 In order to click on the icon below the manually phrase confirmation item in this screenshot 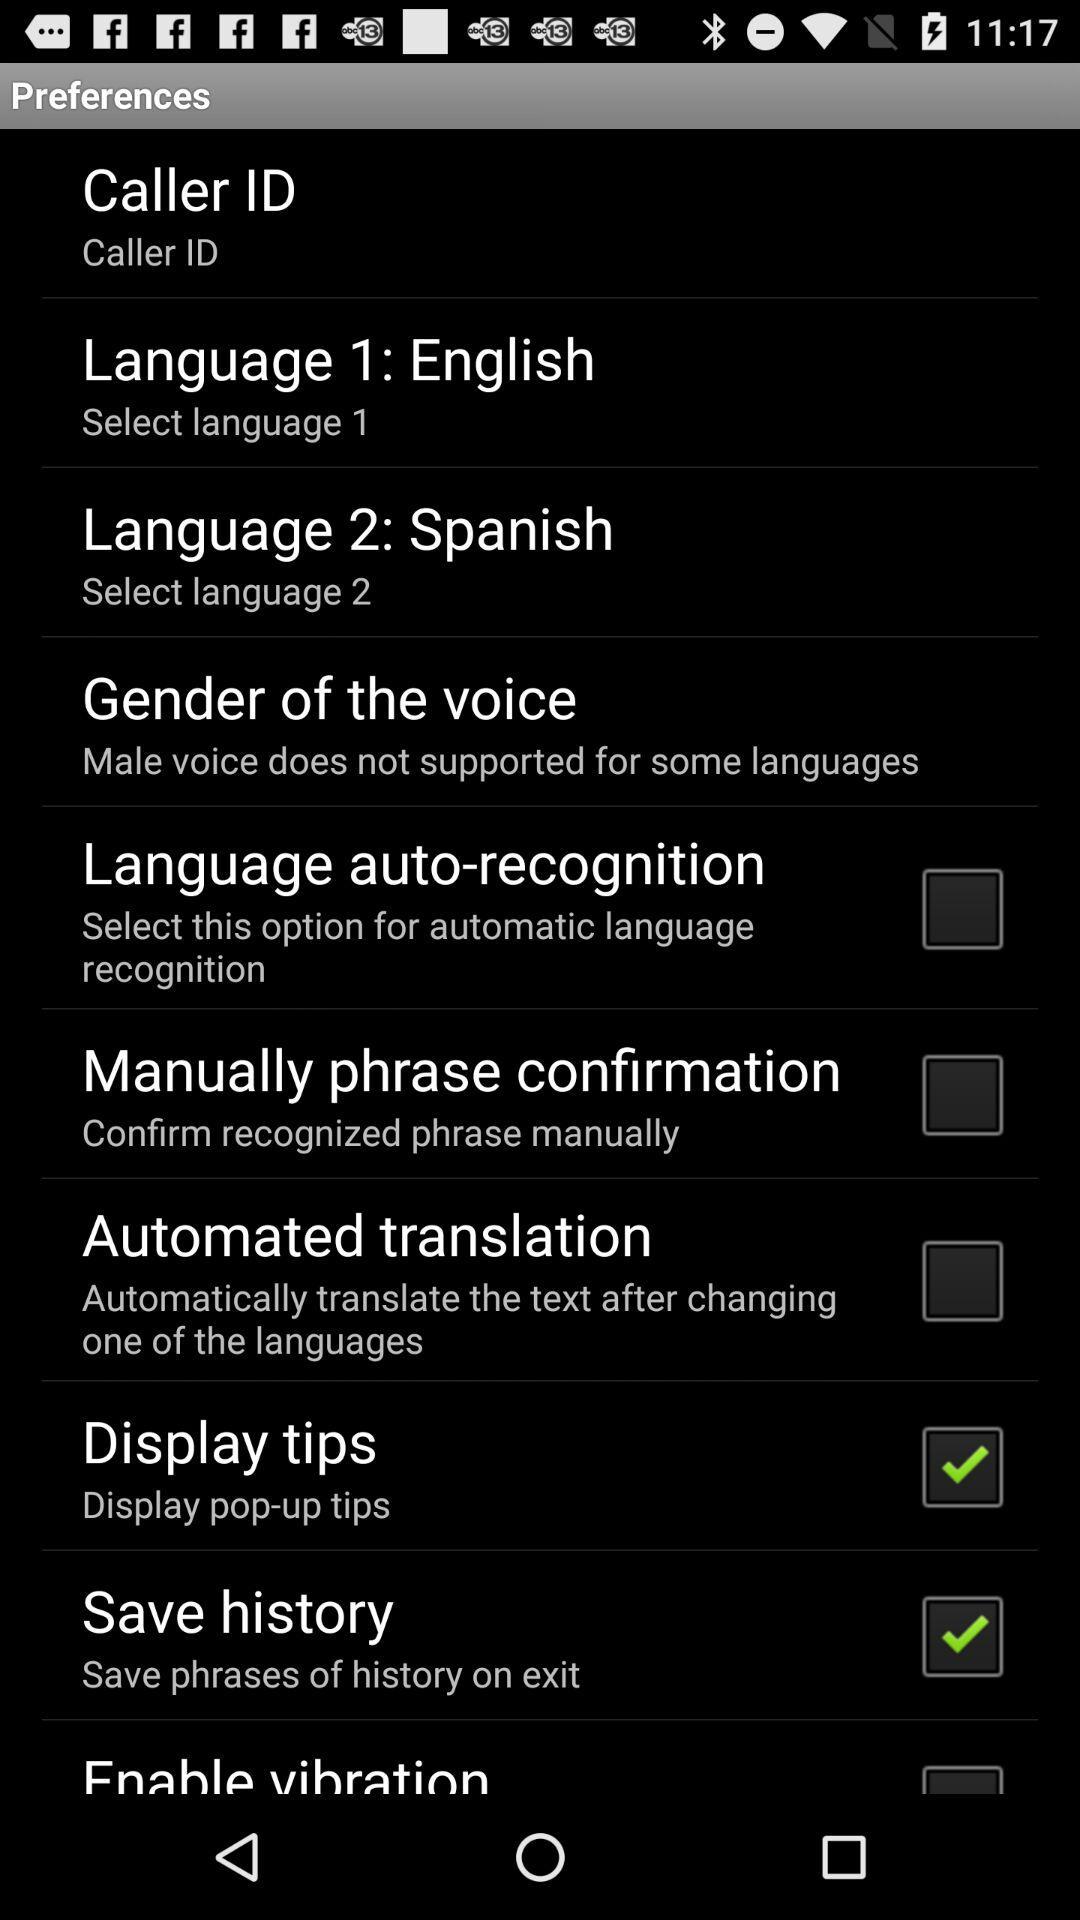, I will do `click(380, 1131)`.